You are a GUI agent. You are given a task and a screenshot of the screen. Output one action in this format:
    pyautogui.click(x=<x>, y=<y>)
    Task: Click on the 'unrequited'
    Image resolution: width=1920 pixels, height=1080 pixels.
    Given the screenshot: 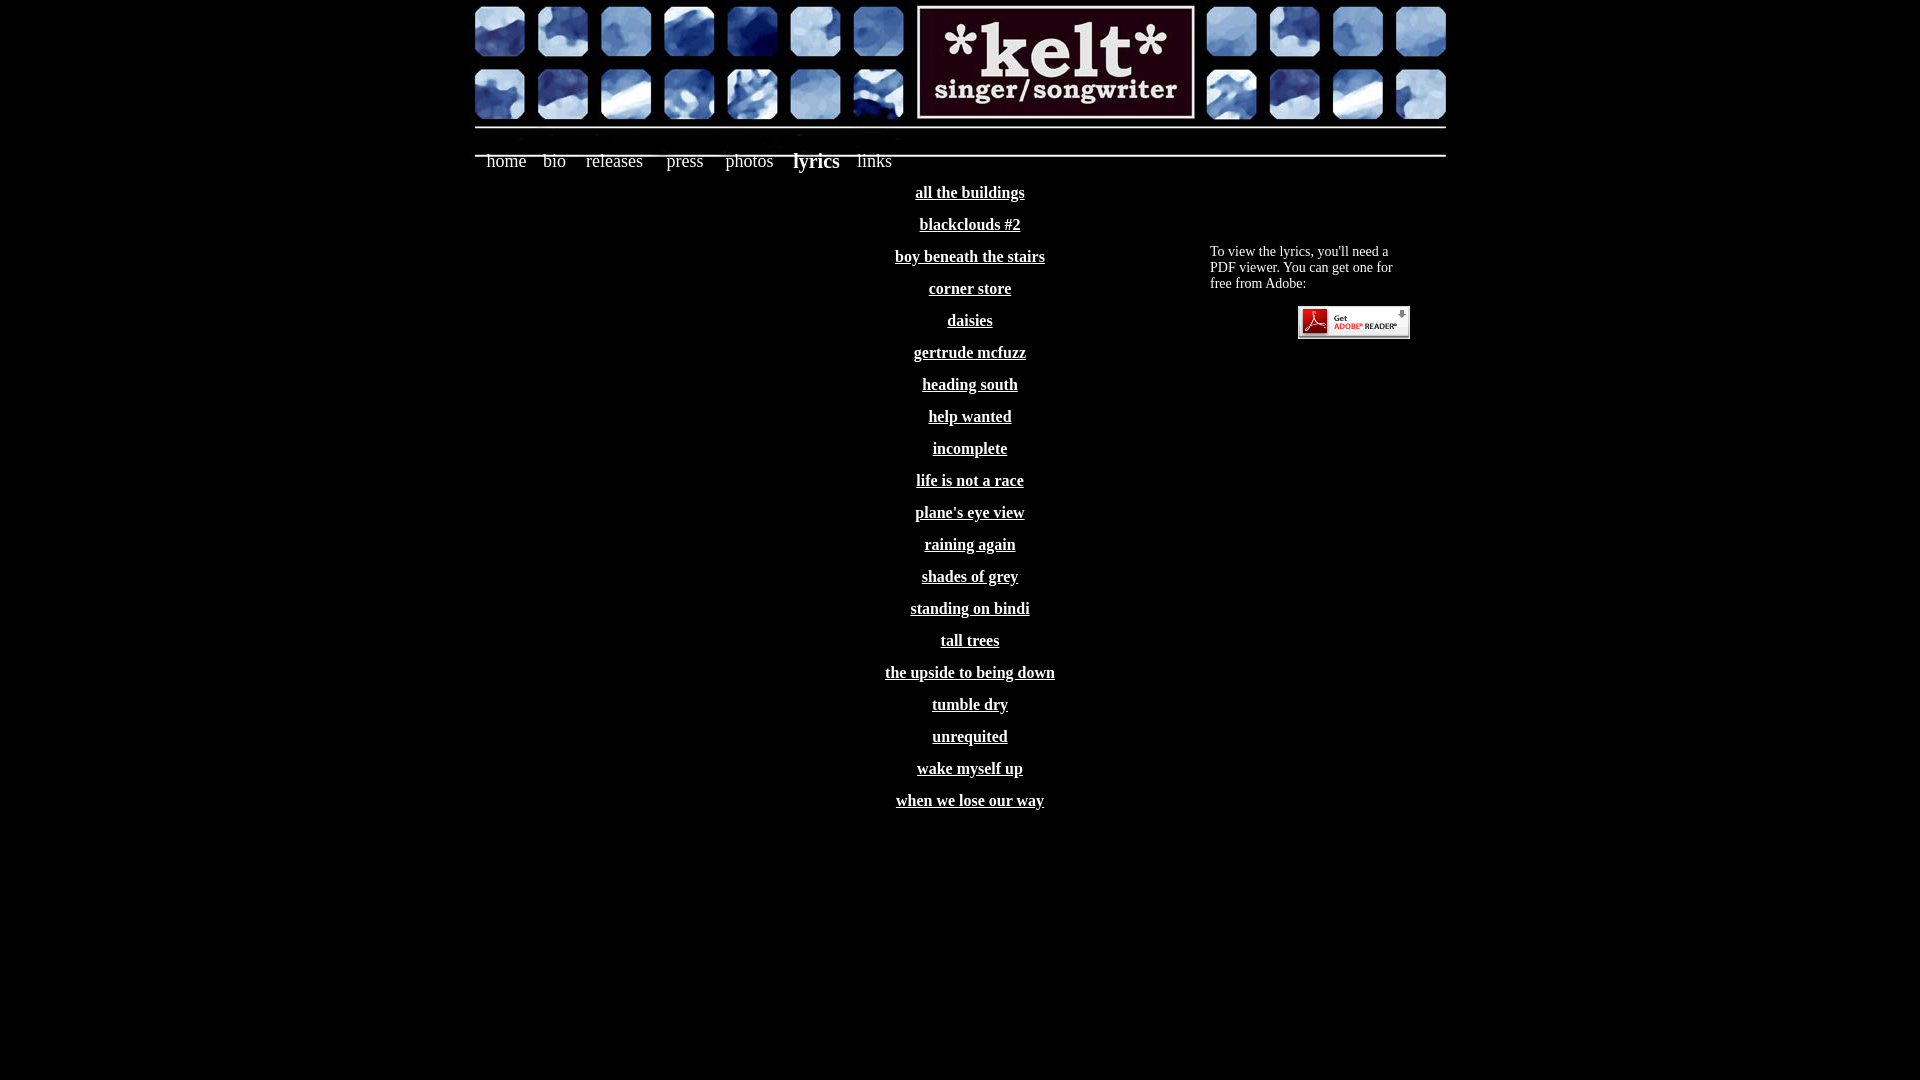 What is the action you would take?
    pyautogui.click(x=969, y=736)
    